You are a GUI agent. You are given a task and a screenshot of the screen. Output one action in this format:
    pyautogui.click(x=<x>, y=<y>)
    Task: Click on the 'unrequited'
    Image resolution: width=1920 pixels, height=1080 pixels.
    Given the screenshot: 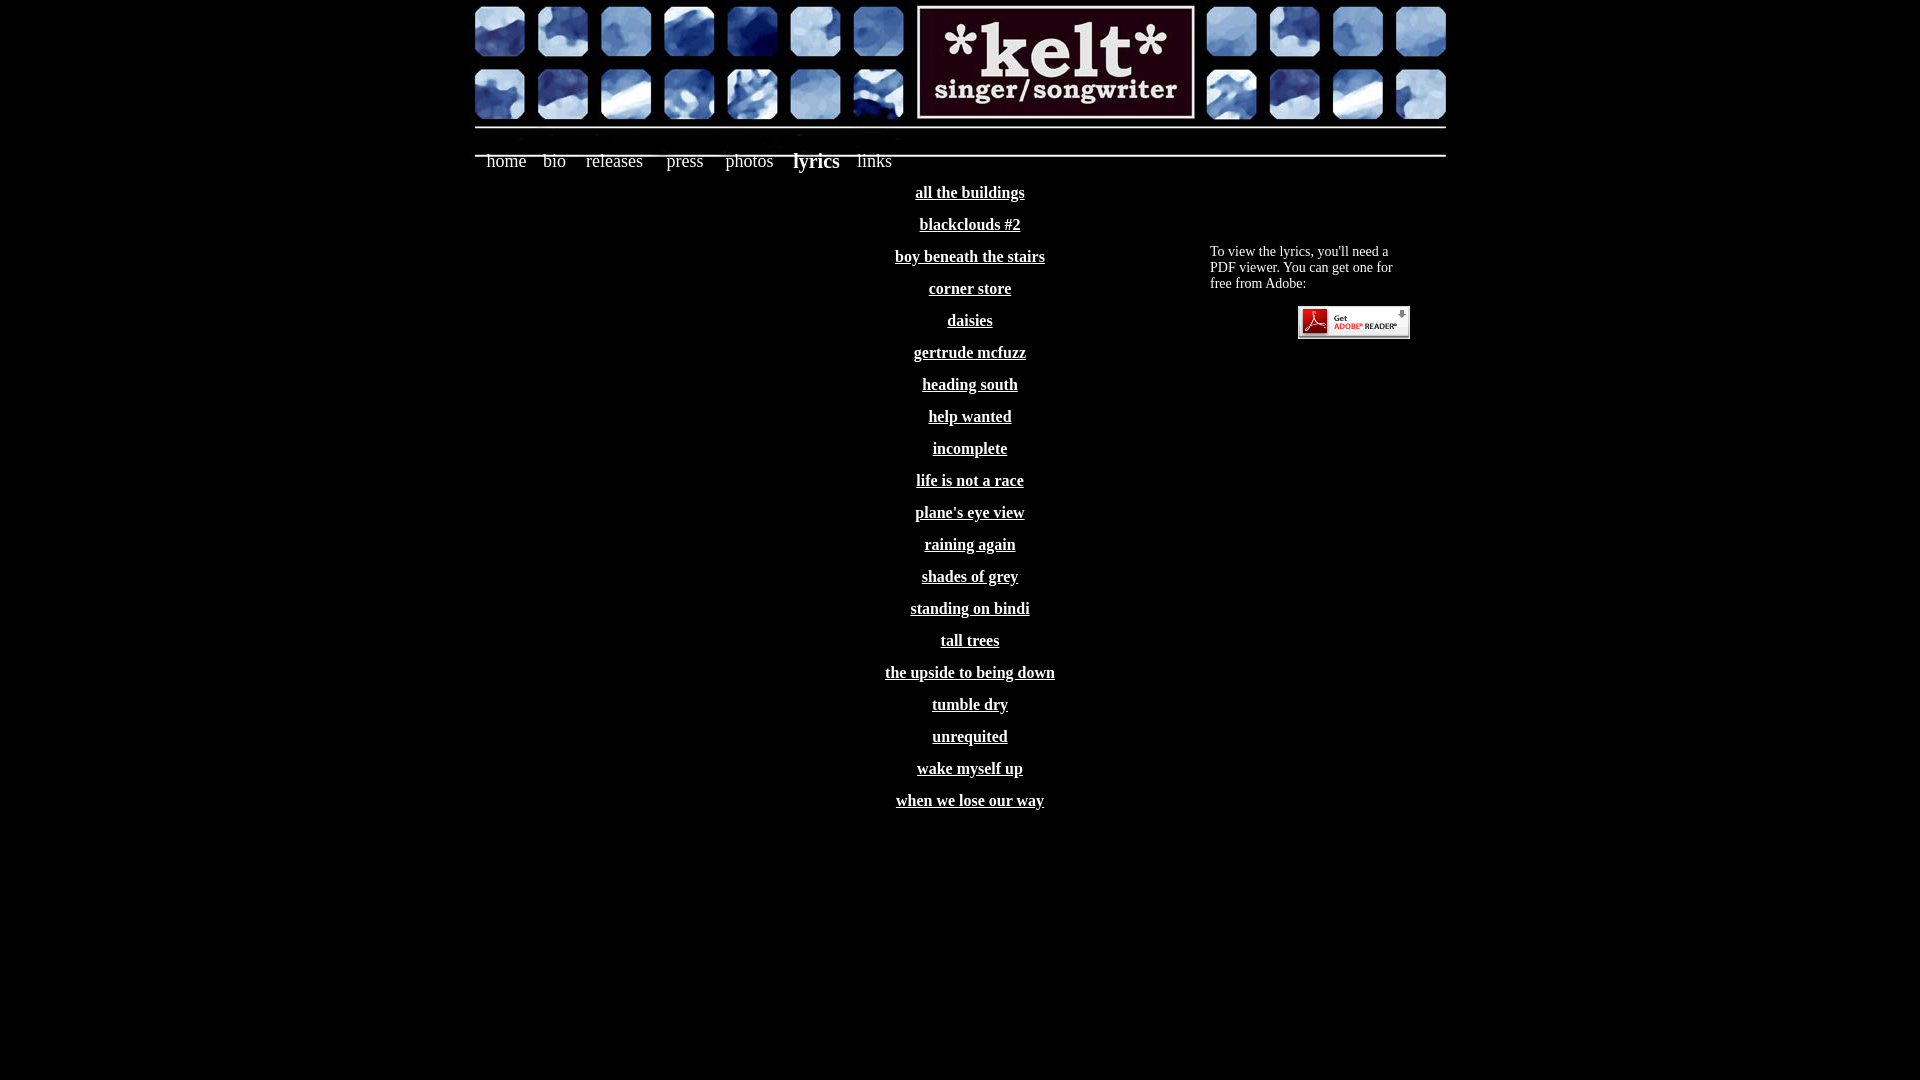 What is the action you would take?
    pyautogui.click(x=969, y=736)
    